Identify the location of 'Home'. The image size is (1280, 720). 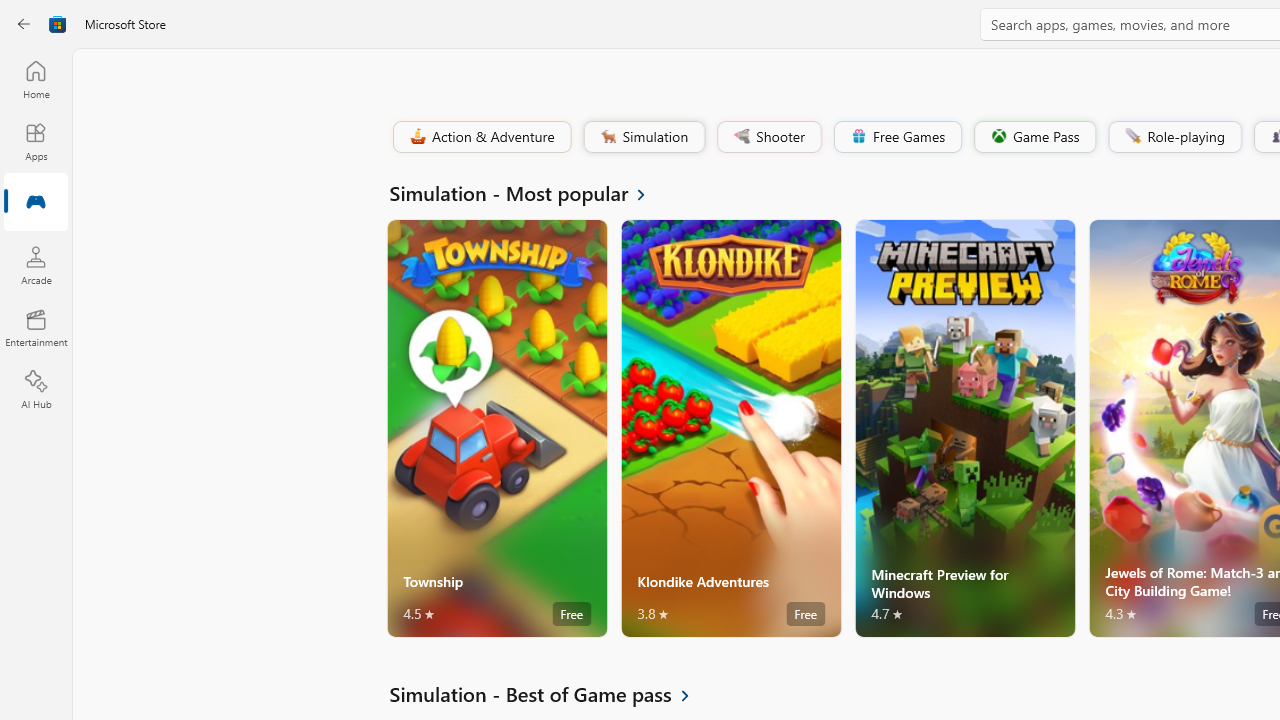
(35, 78).